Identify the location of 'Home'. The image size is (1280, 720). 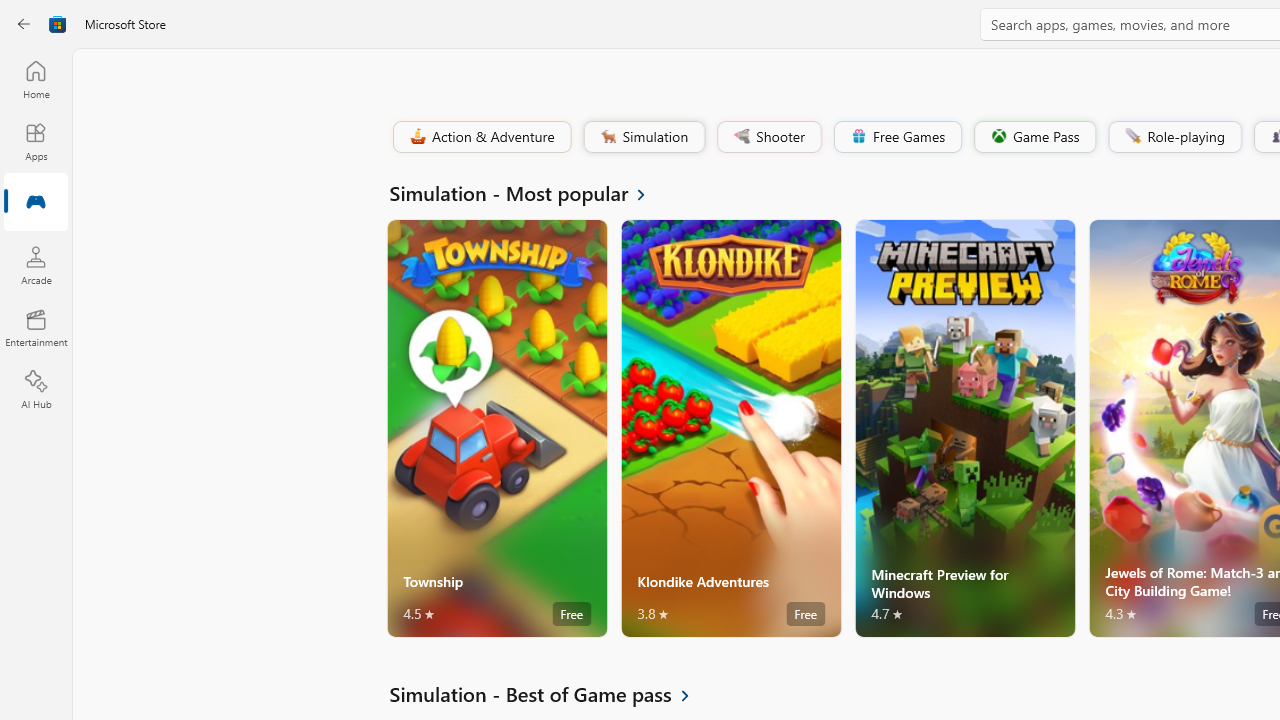
(35, 78).